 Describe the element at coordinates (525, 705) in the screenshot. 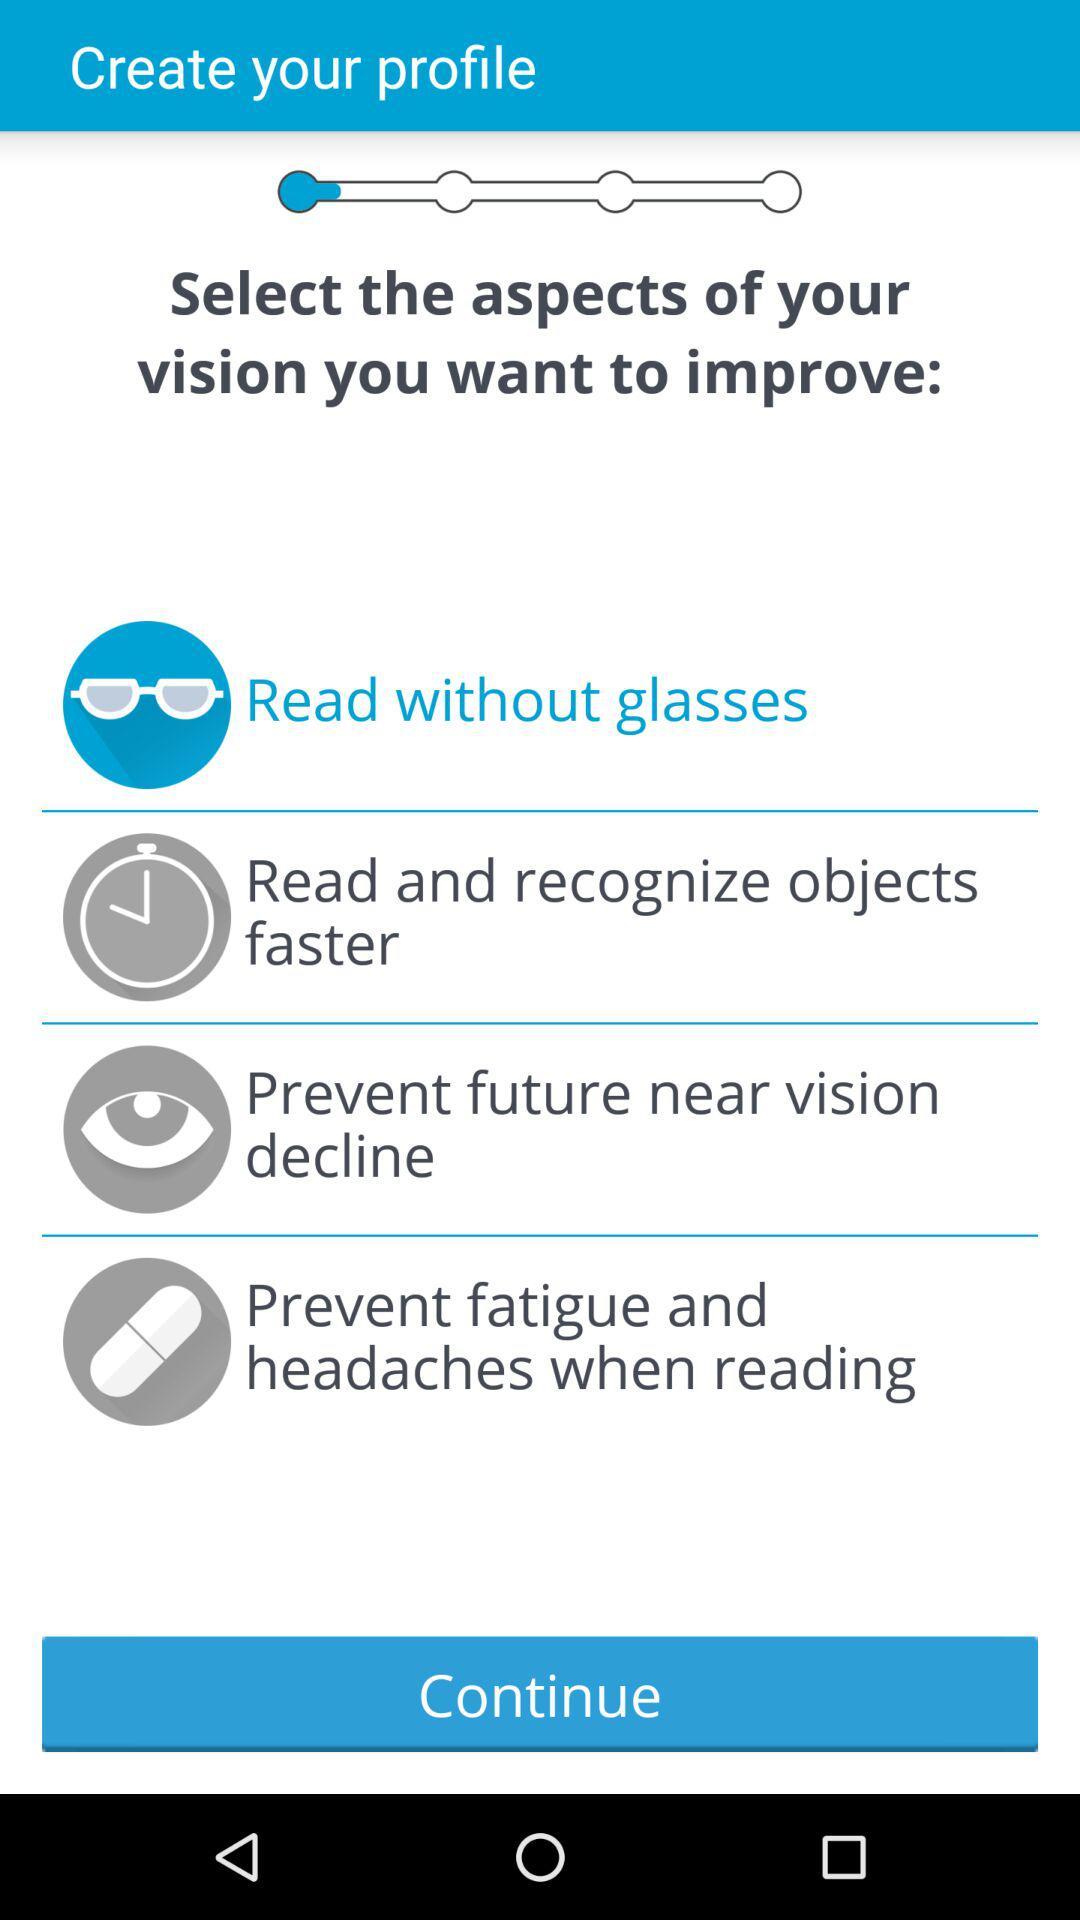

I see `read without glasses` at that location.